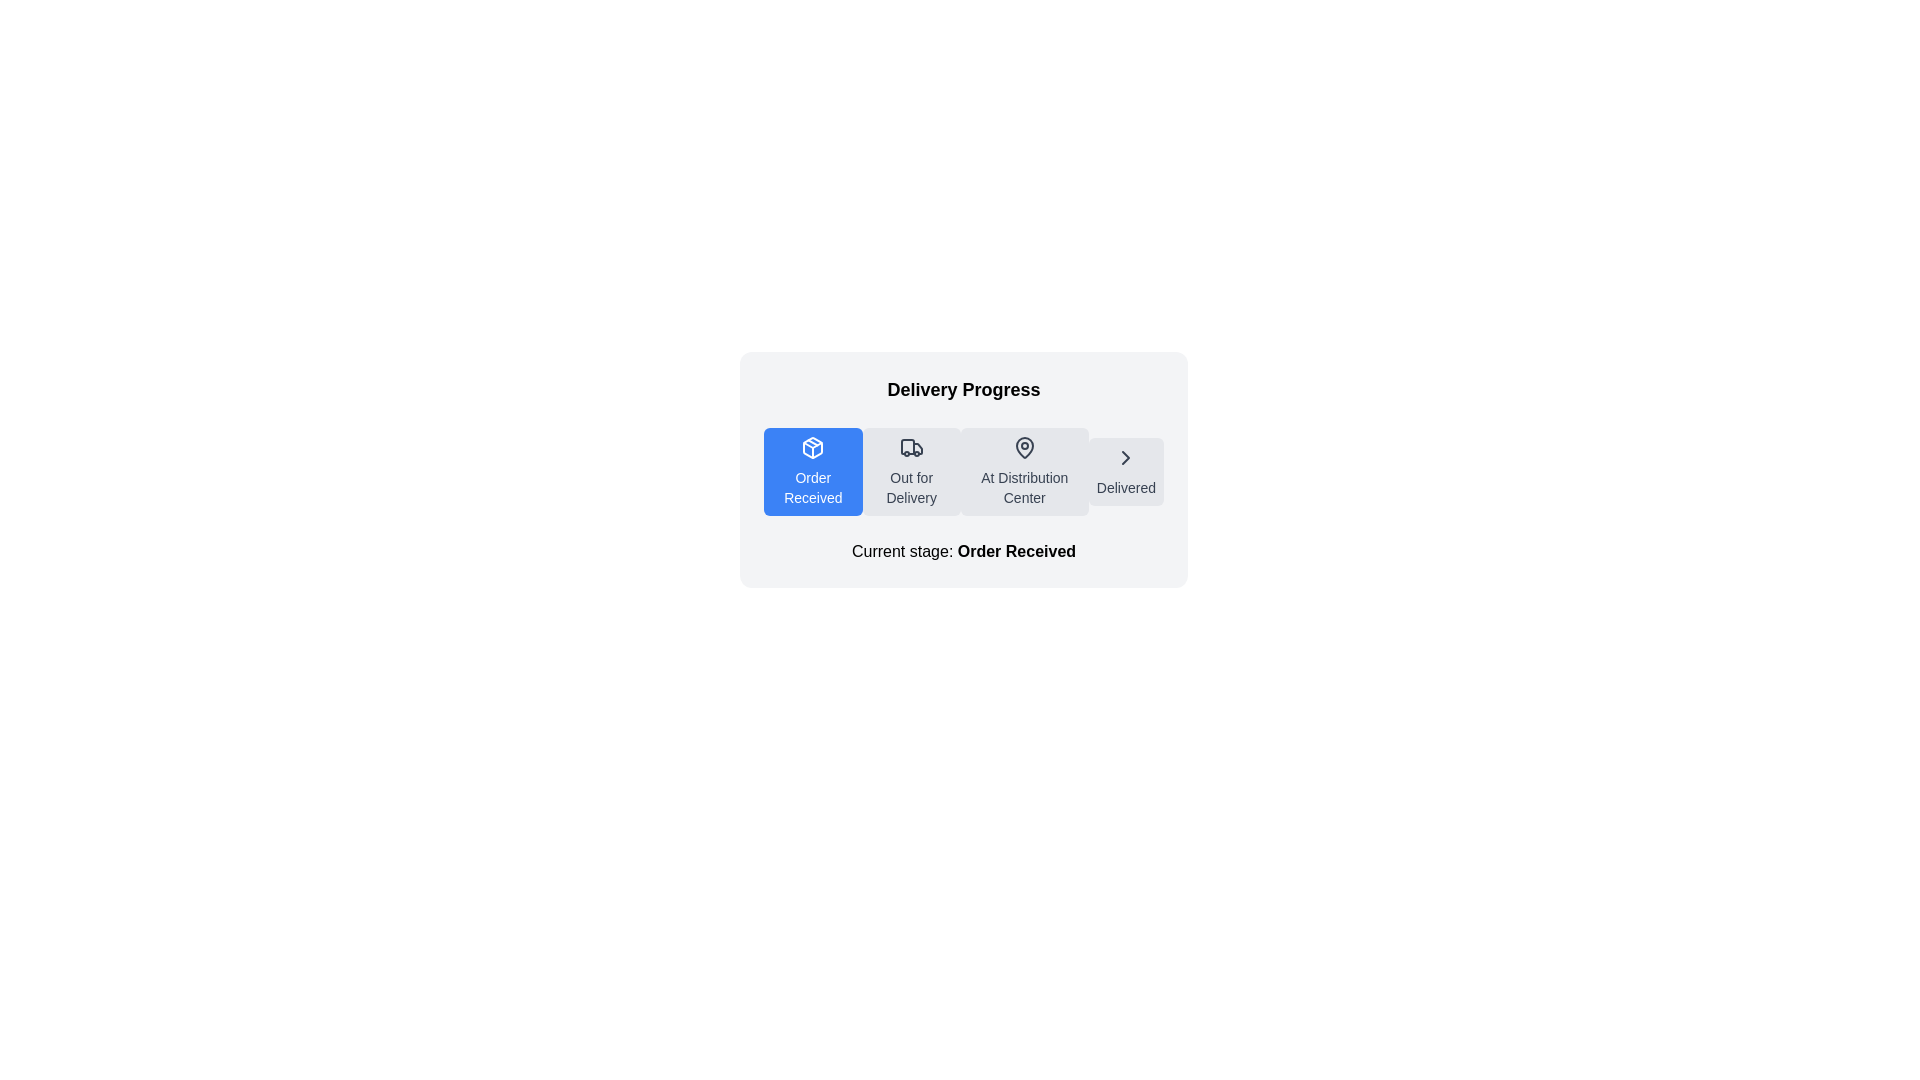 This screenshot has width=1920, height=1080. What do you see at coordinates (813, 488) in the screenshot?
I see `the text label reading 'Order Received', which is styled with a small white font on a blue background, located in the first section of the delivery progress tracker` at bounding box center [813, 488].